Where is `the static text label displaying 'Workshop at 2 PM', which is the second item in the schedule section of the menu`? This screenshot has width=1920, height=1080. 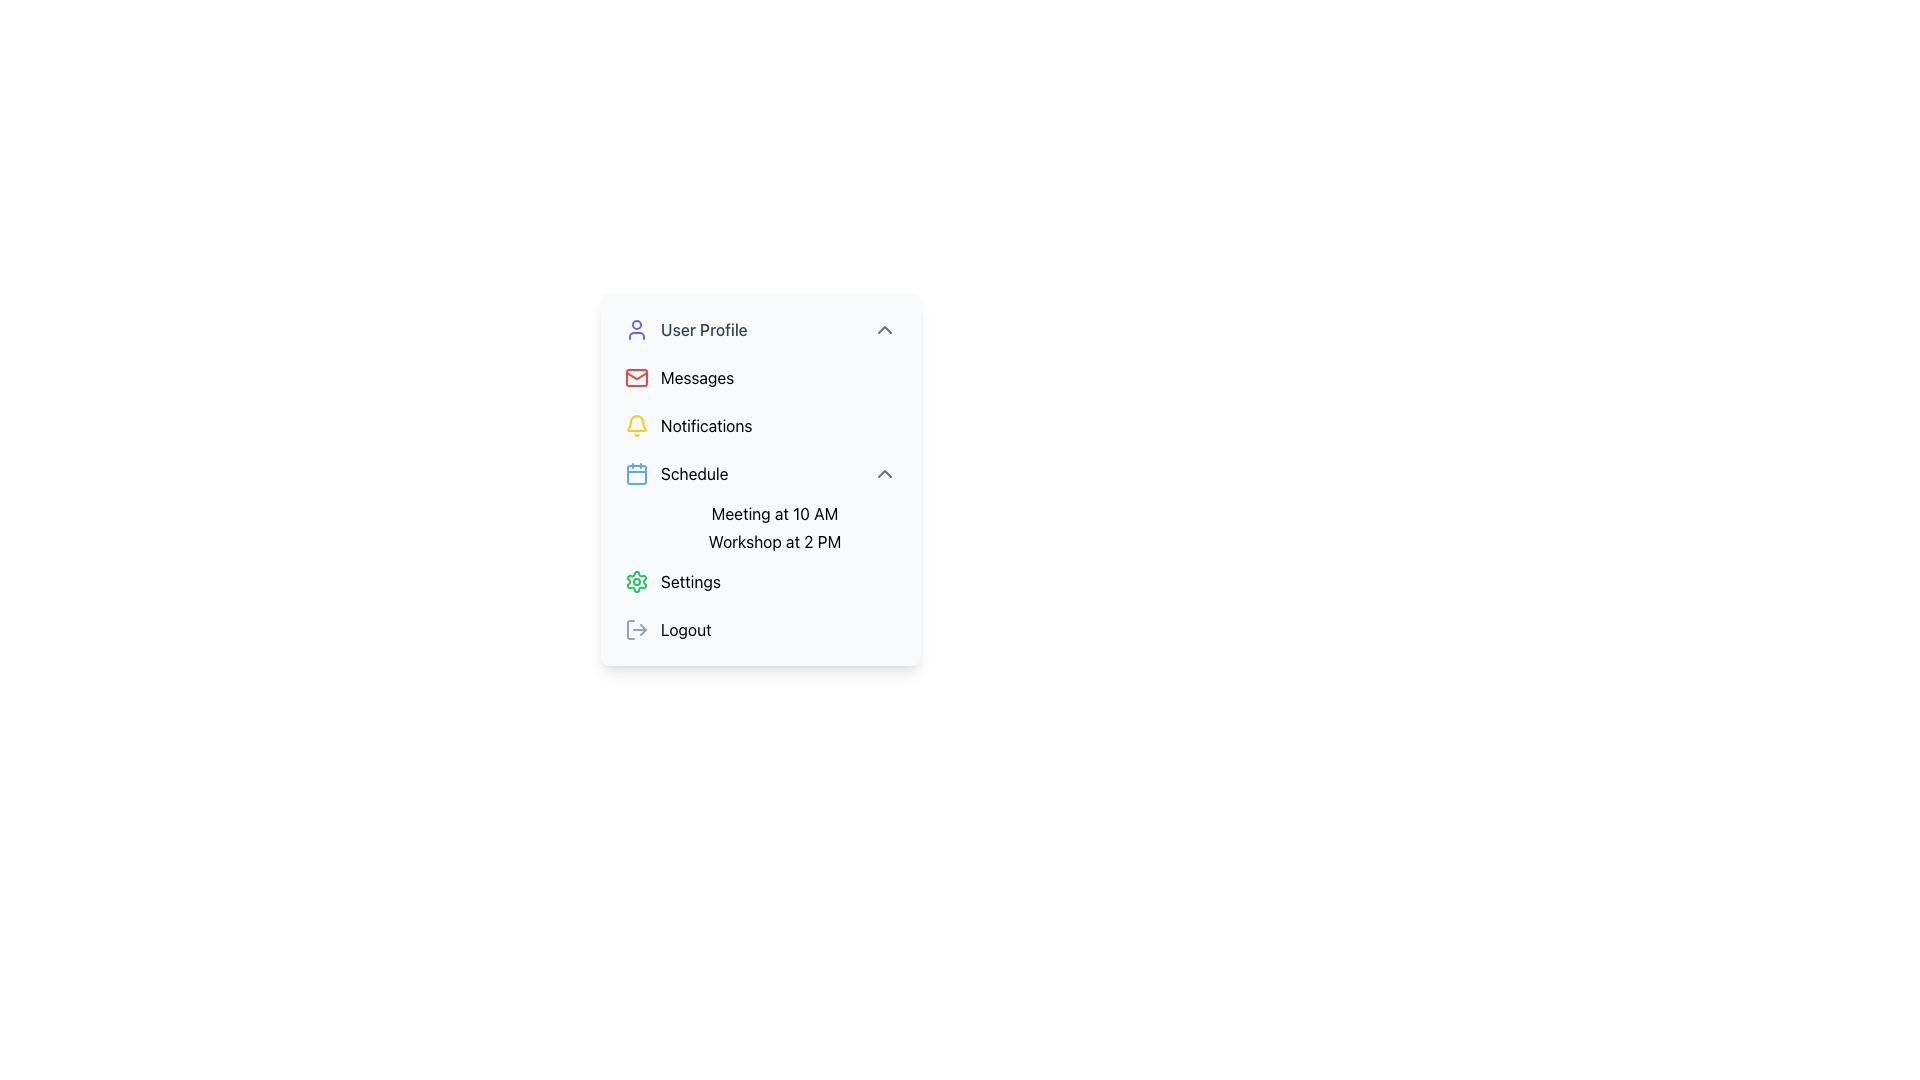 the static text label displaying 'Workshop at 2 PM', which is the second item in the schedule section of the menu is located at coordinates (773, 542).